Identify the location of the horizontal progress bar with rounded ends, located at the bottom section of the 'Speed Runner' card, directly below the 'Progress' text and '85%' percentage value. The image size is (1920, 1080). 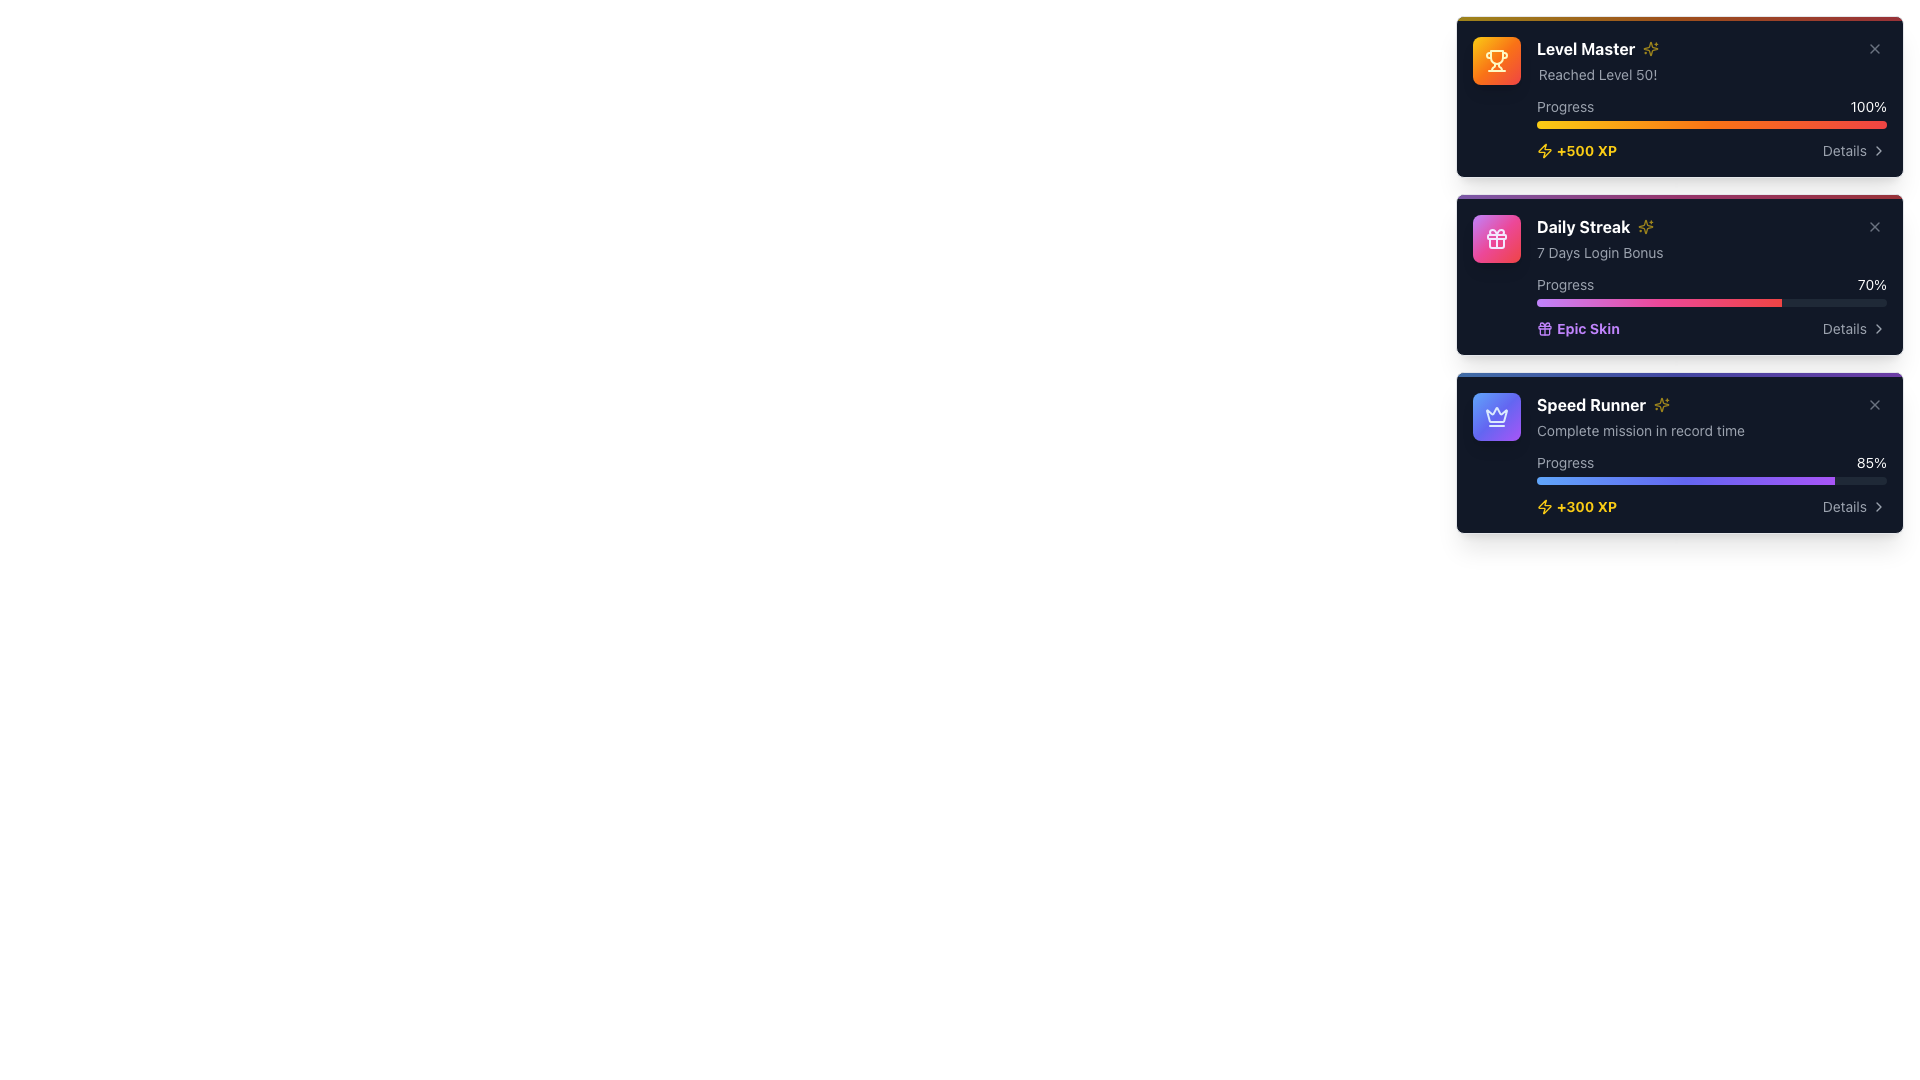
(1711, 481).